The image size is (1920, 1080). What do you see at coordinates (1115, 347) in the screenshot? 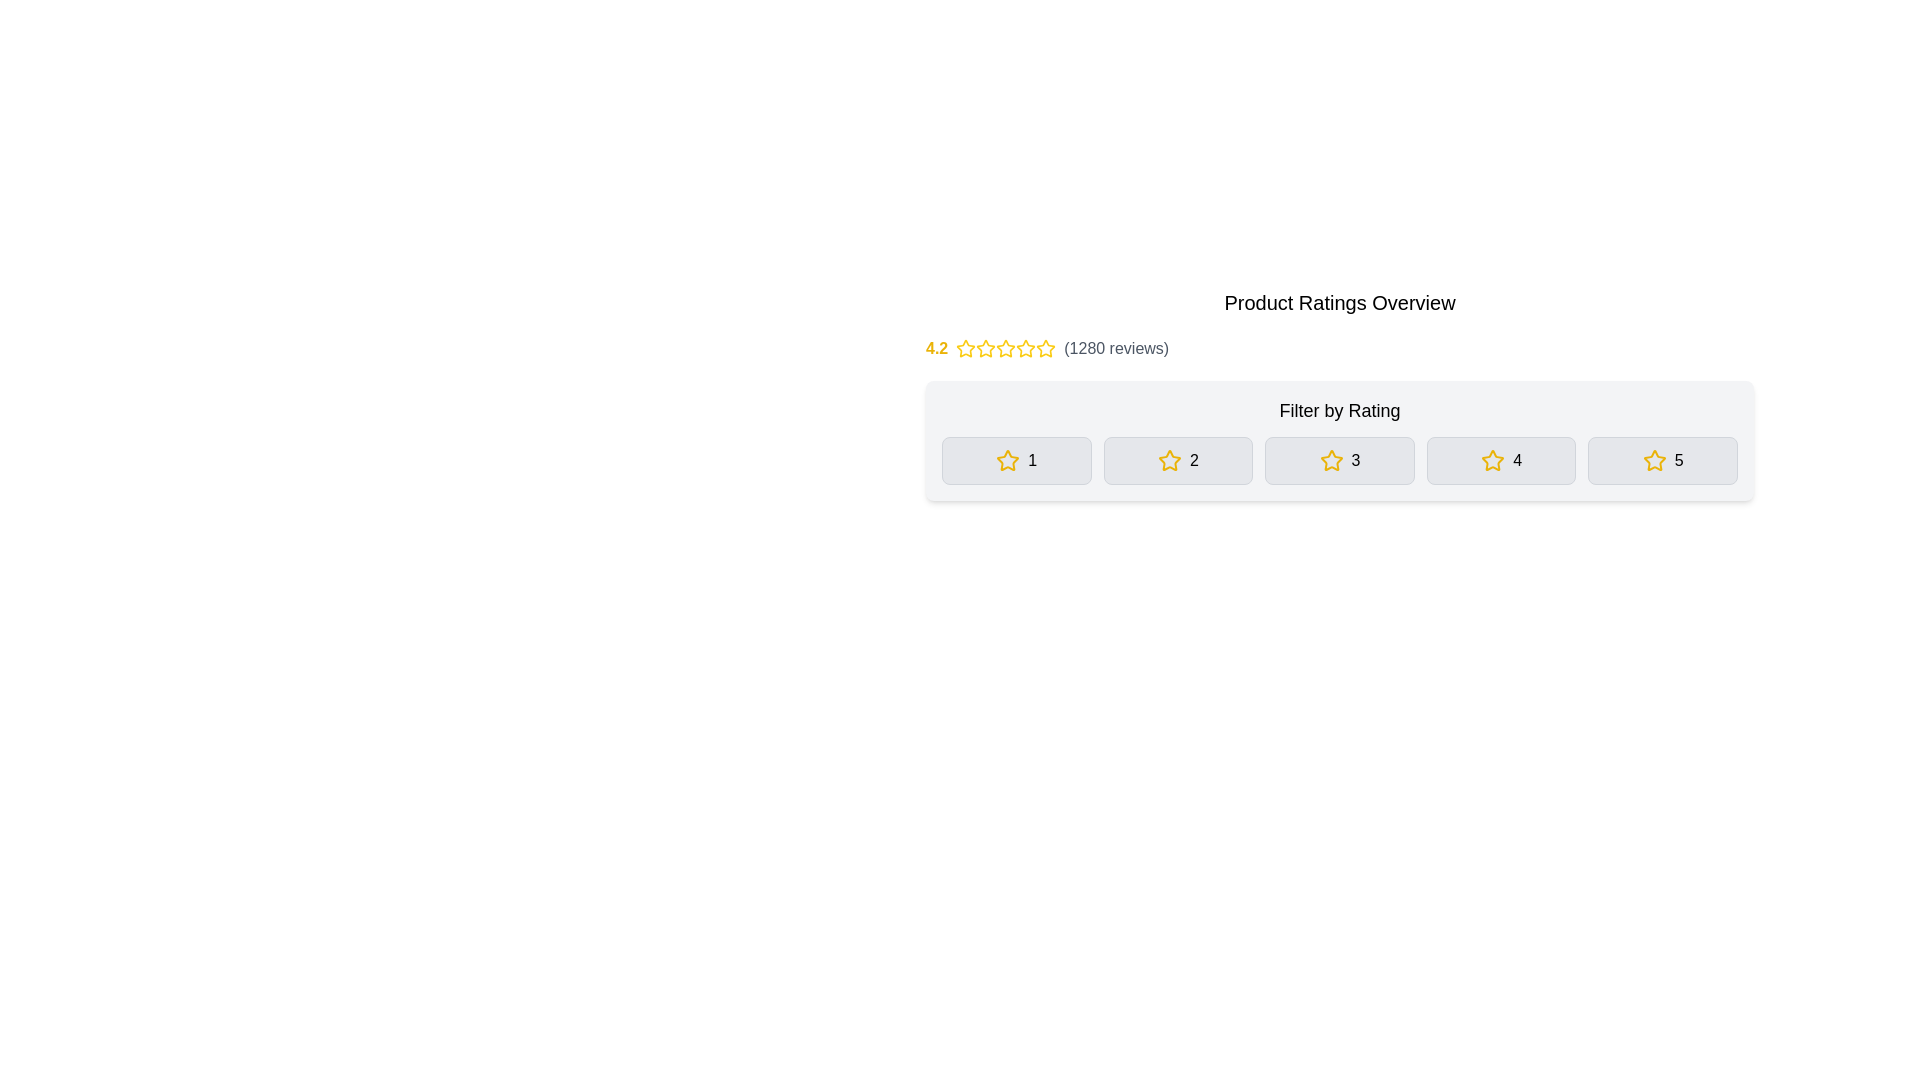
I see `the text label element displaying '(1280 reviews)' styled in gray color, located to the right of the star rating and numeric score (4.2)` at bounding box center [1115, 347].